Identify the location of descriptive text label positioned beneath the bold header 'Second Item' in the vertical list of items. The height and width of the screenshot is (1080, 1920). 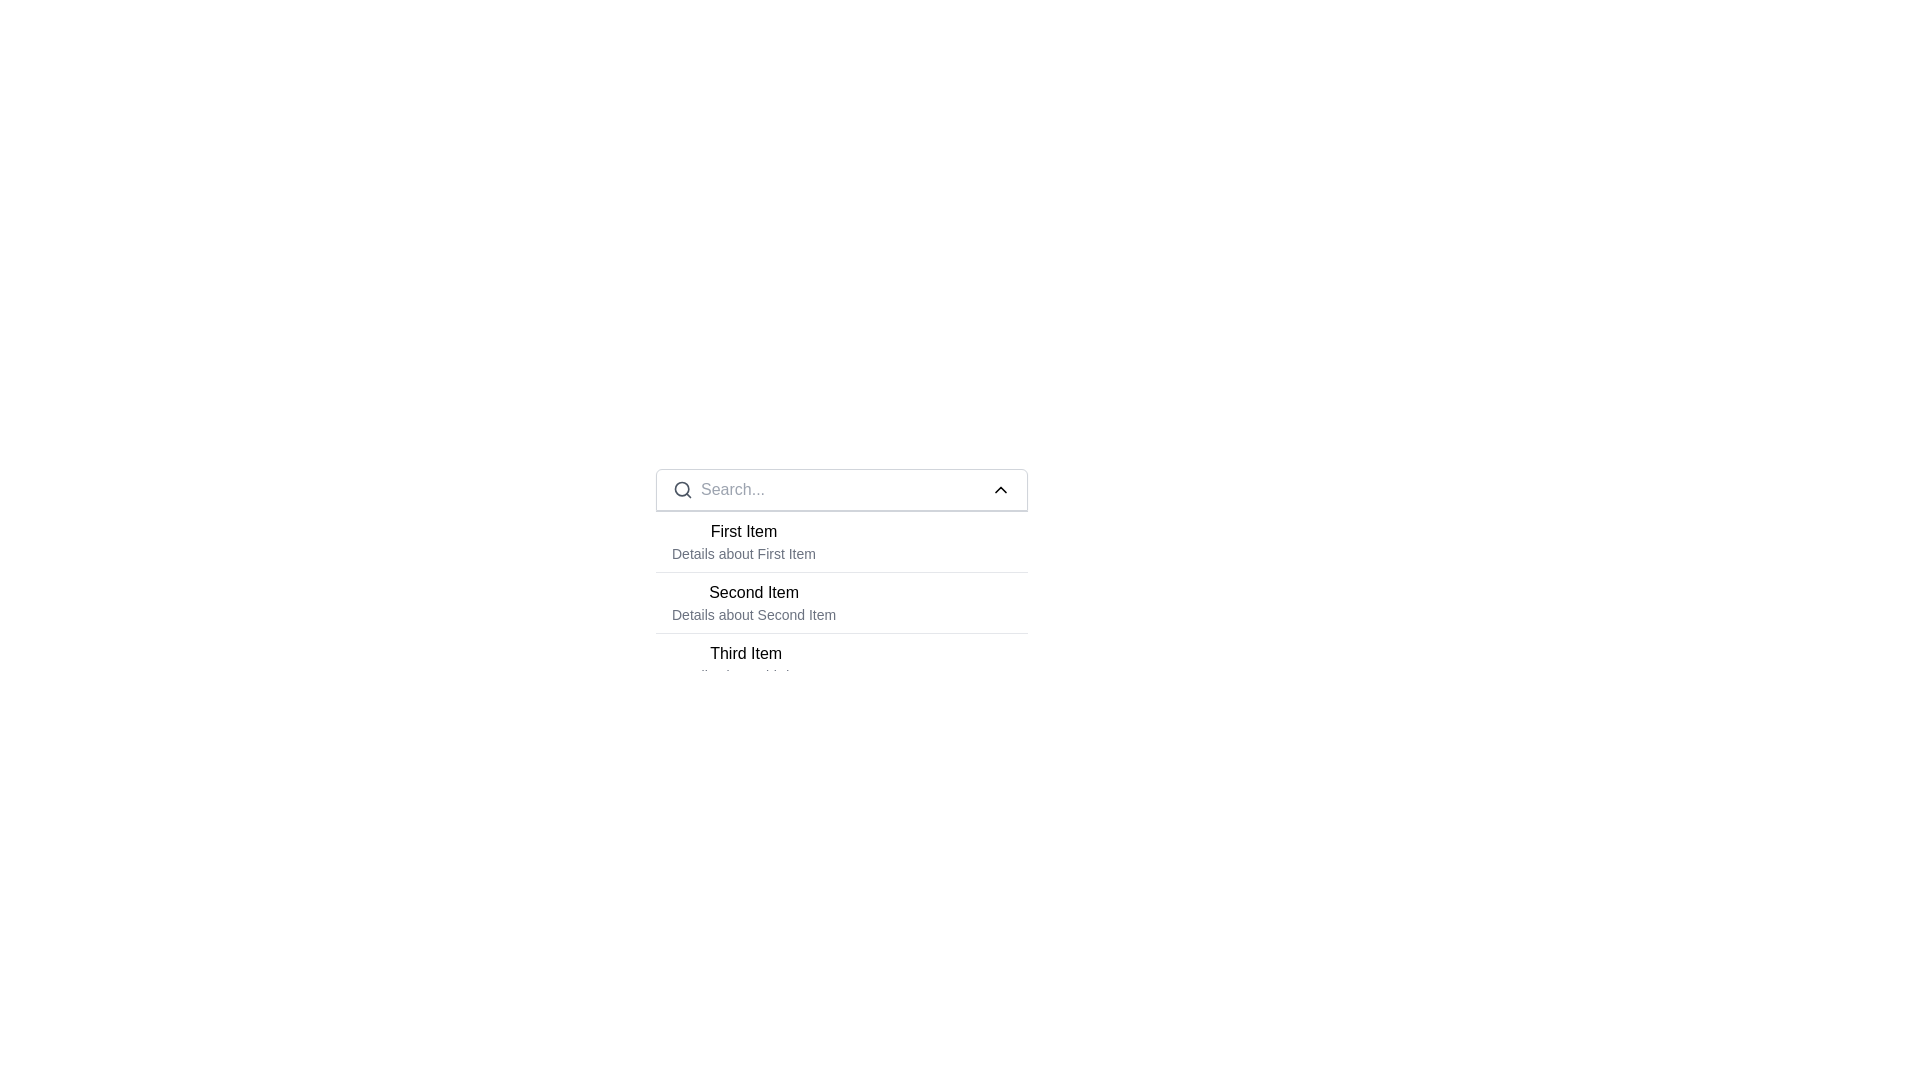
(753, 613).